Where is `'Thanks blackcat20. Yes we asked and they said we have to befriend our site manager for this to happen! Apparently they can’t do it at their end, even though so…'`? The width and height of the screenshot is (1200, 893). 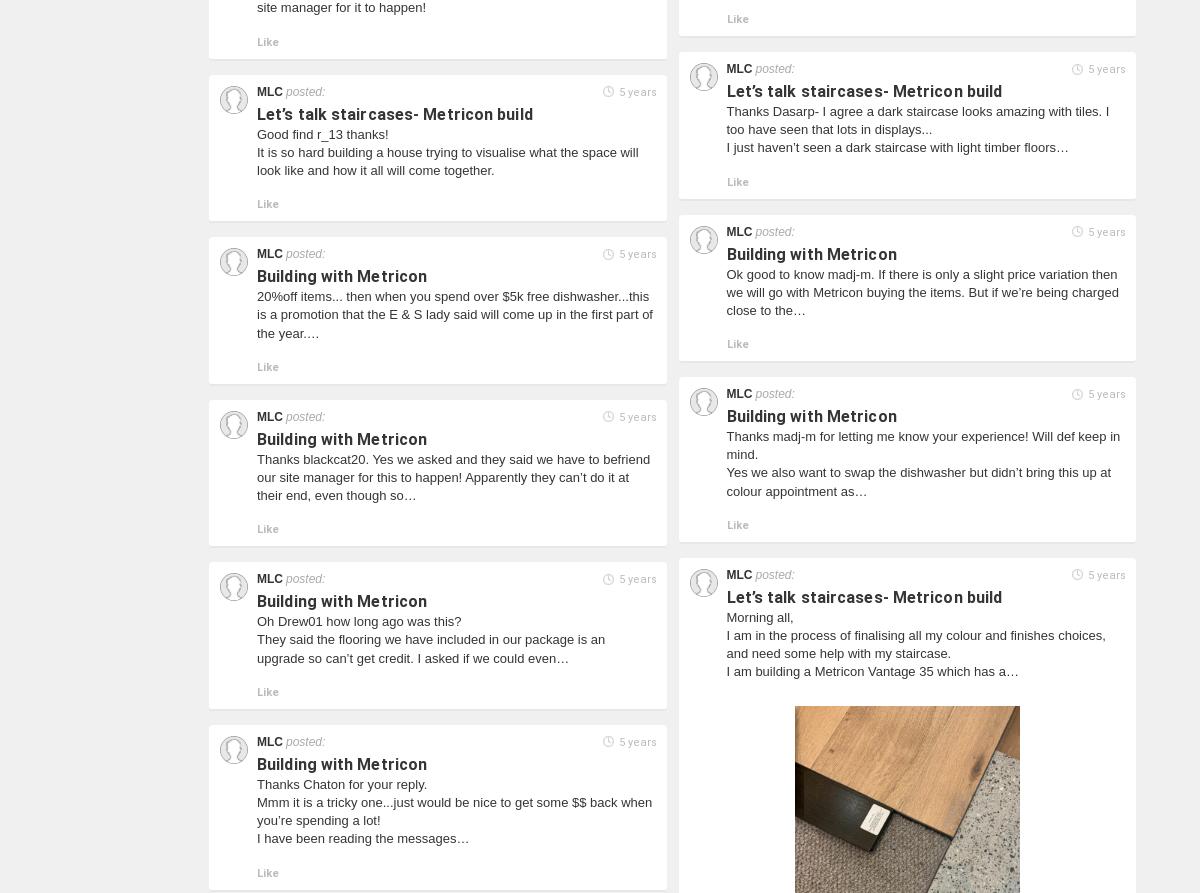 'Thanks blackcat20. Yes we asked and they said we have to befriend our site manager for this to happen! Apparently they can’t do it at their end, even though so…' is located at coordinates (256, 476).